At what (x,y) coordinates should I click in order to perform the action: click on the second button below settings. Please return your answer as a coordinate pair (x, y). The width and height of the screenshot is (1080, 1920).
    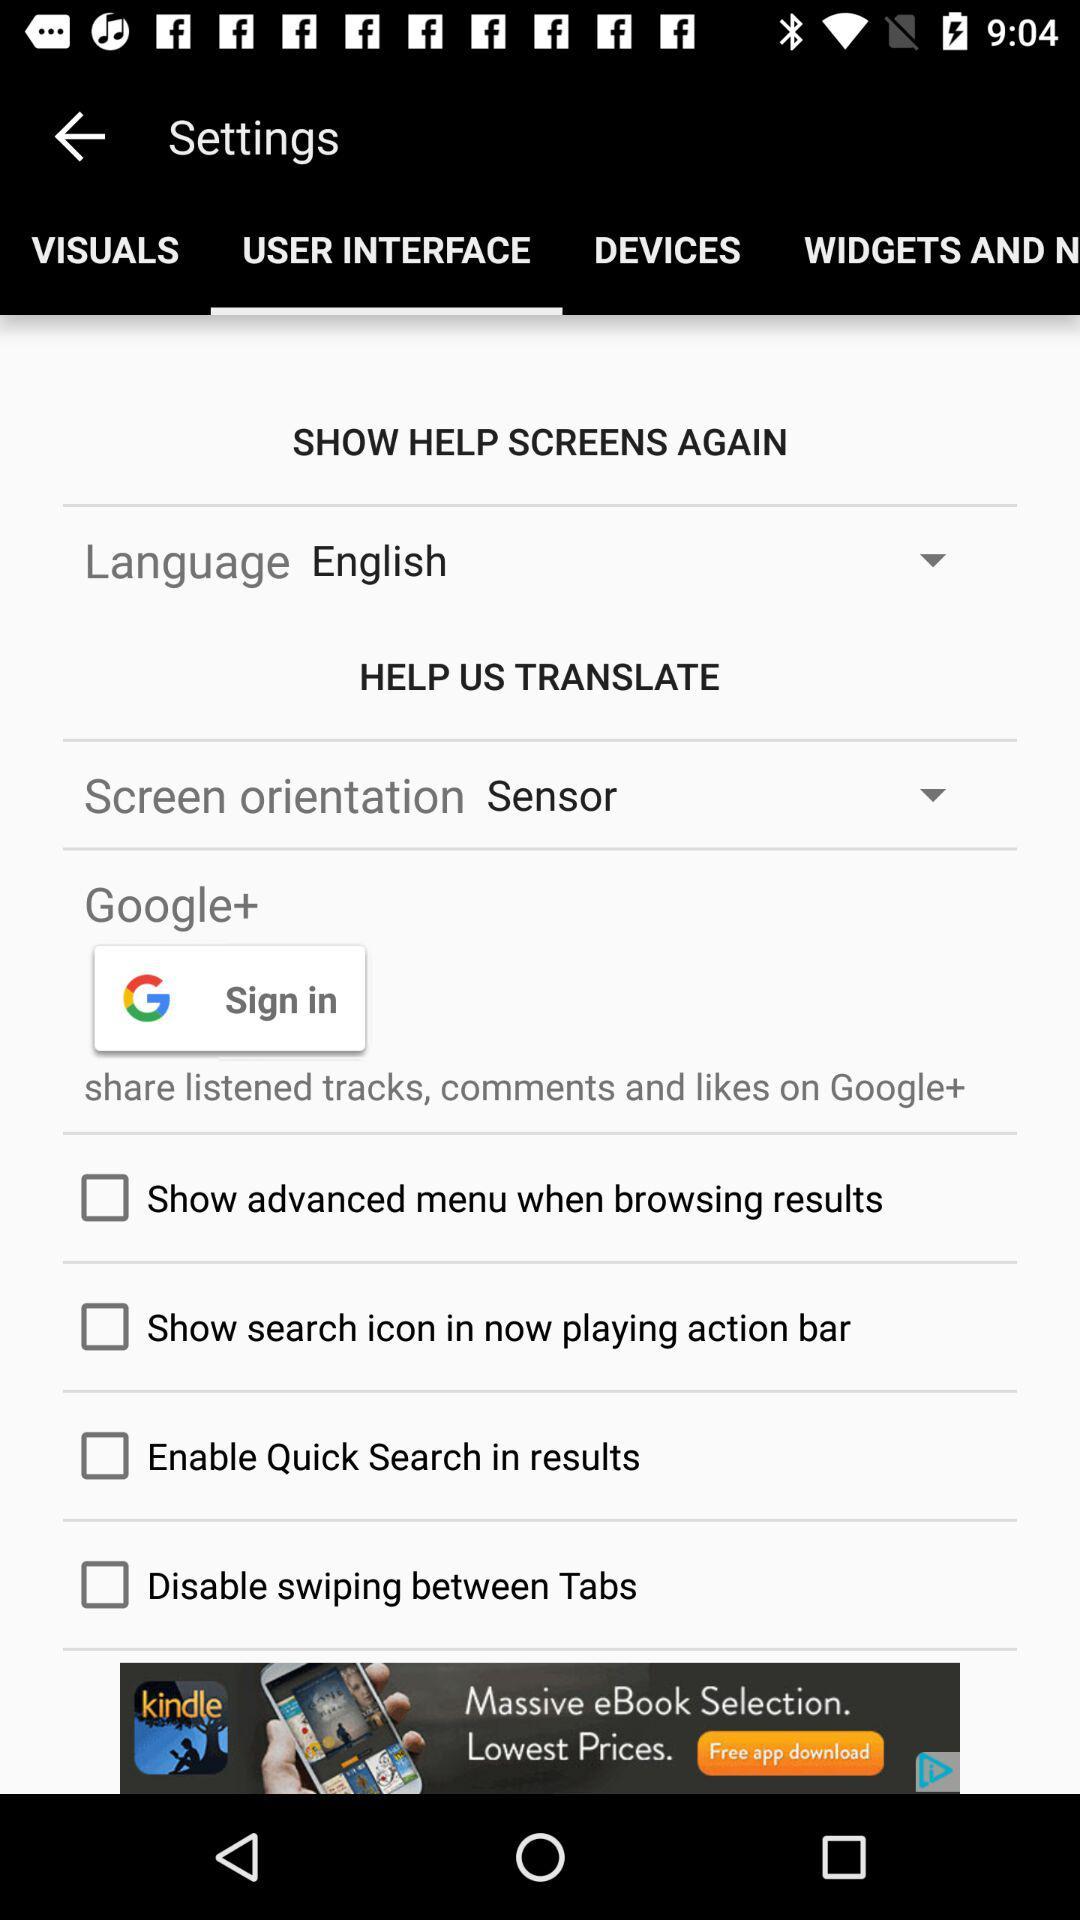
    Looking at the image, I should click on (386, 248).